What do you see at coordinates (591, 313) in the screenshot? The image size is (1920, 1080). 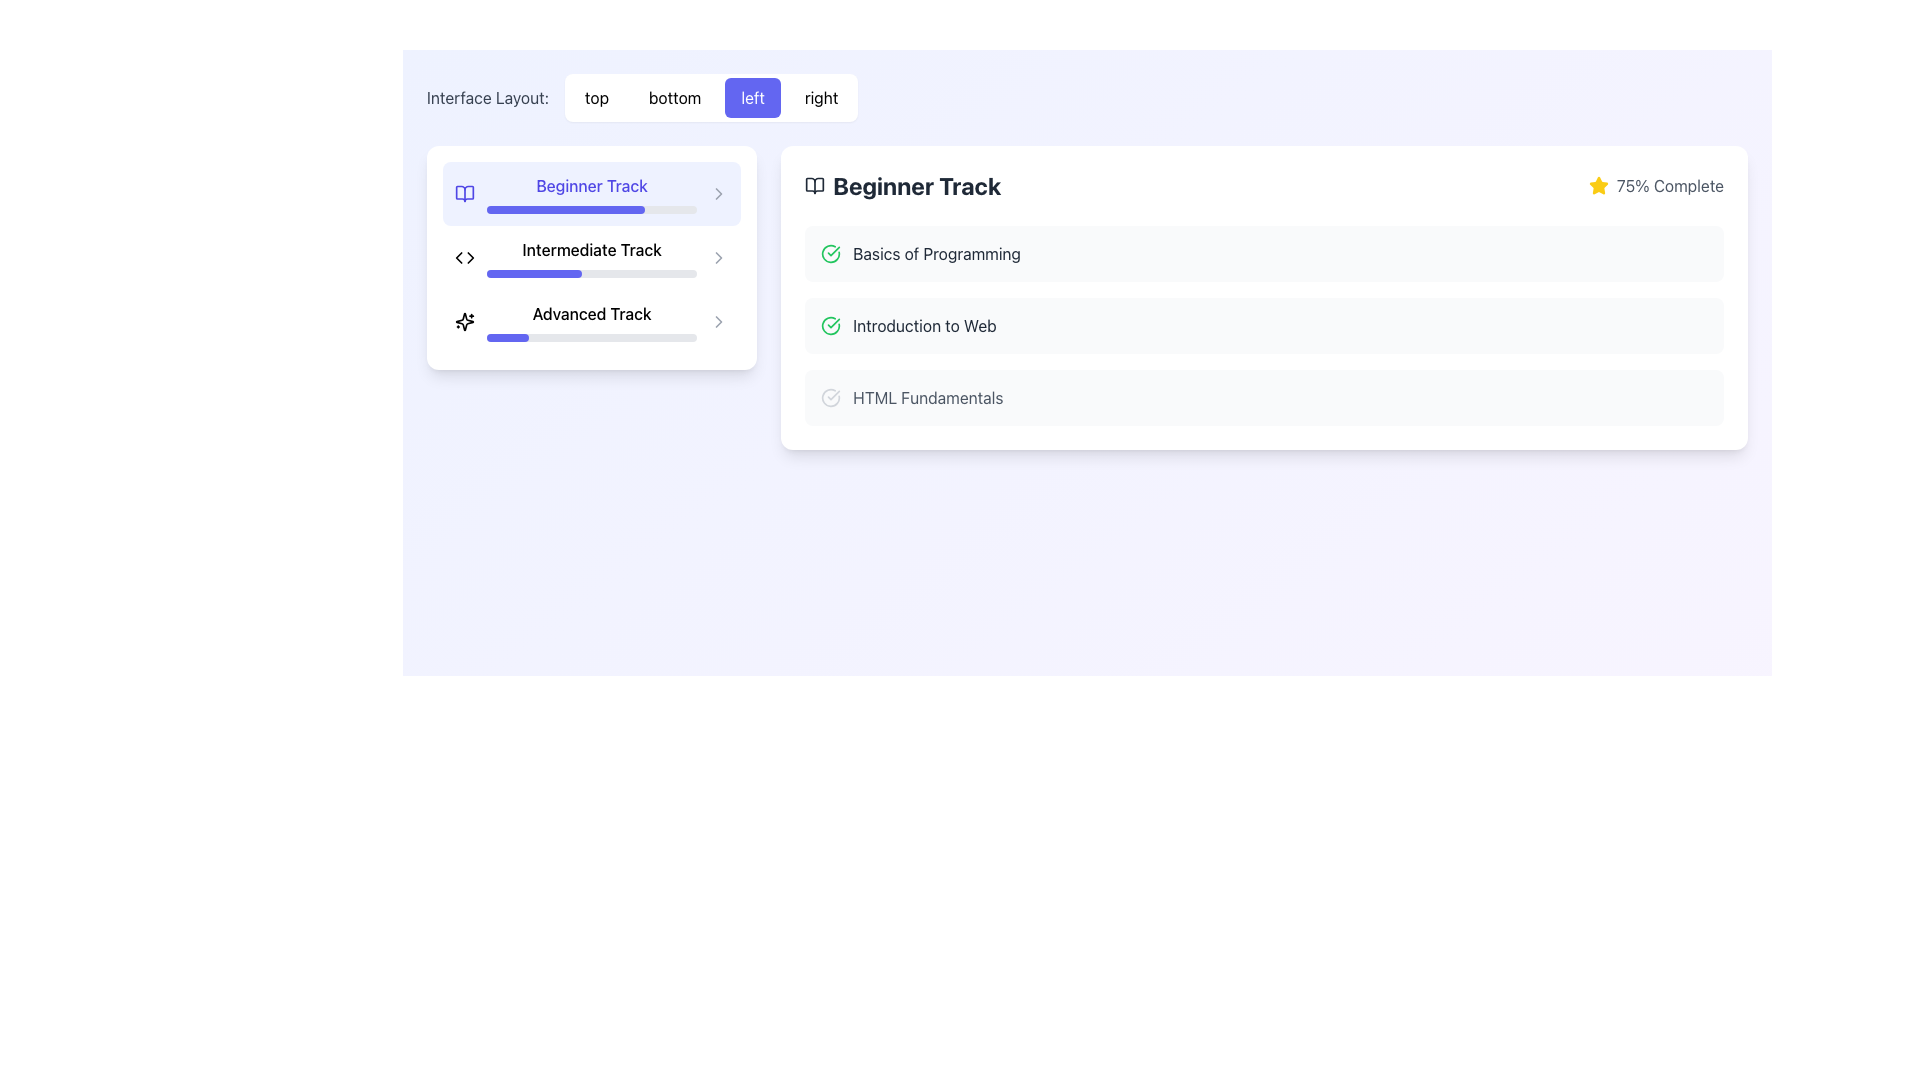 I see `the static text label that serves as a title for a track within the list of educational options` at bounding box center [591, 313].